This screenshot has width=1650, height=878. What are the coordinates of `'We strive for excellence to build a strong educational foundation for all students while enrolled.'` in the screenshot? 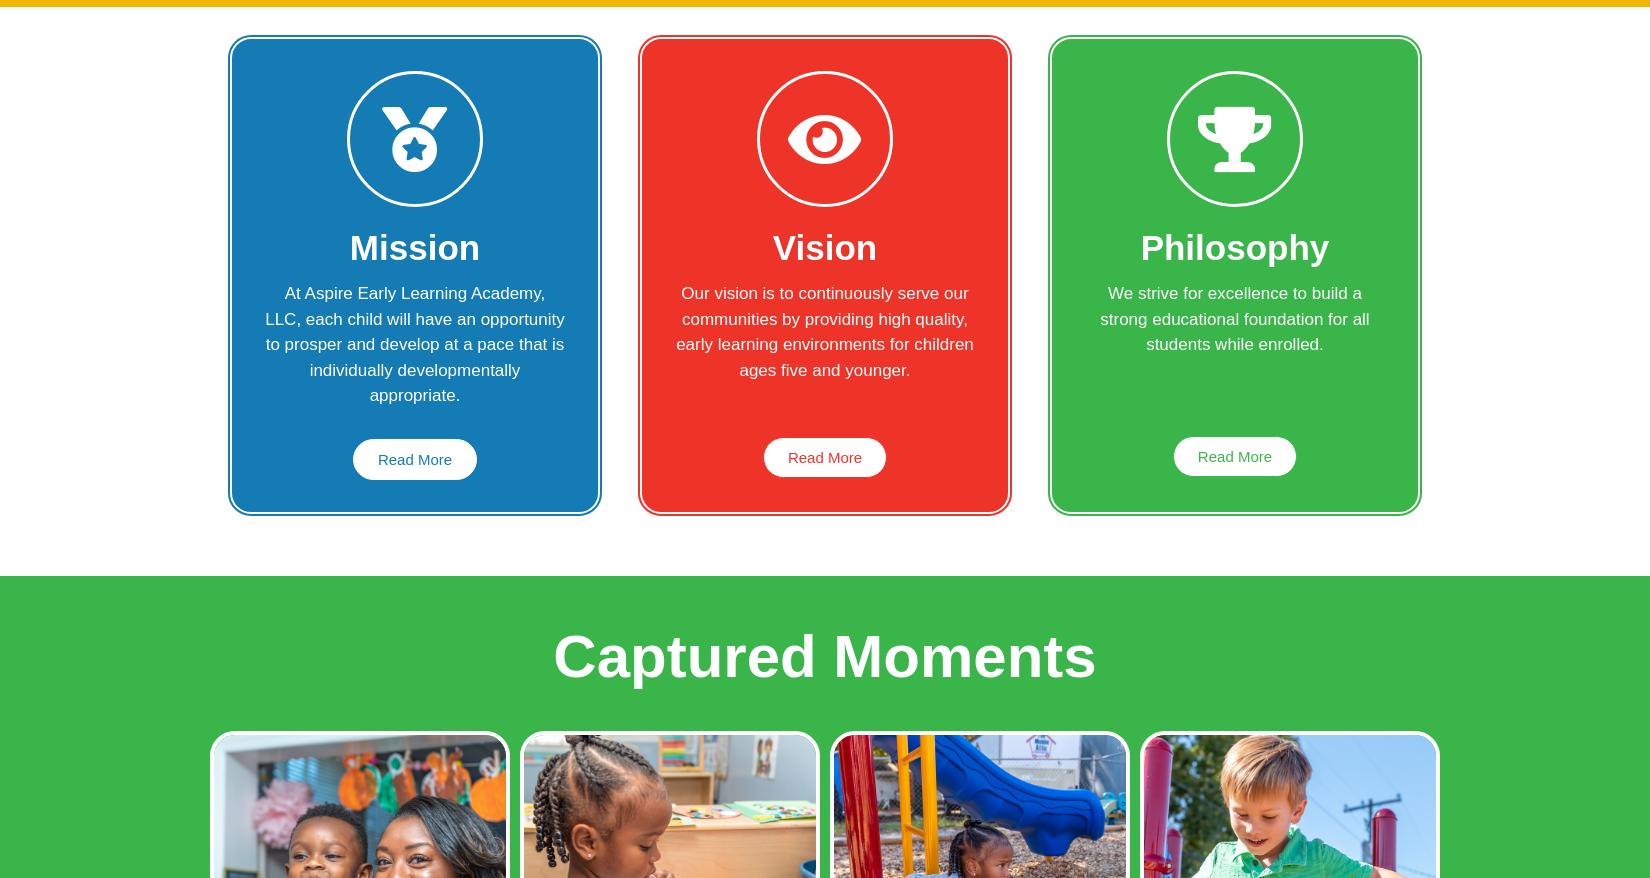 It's located at (1100, 318).